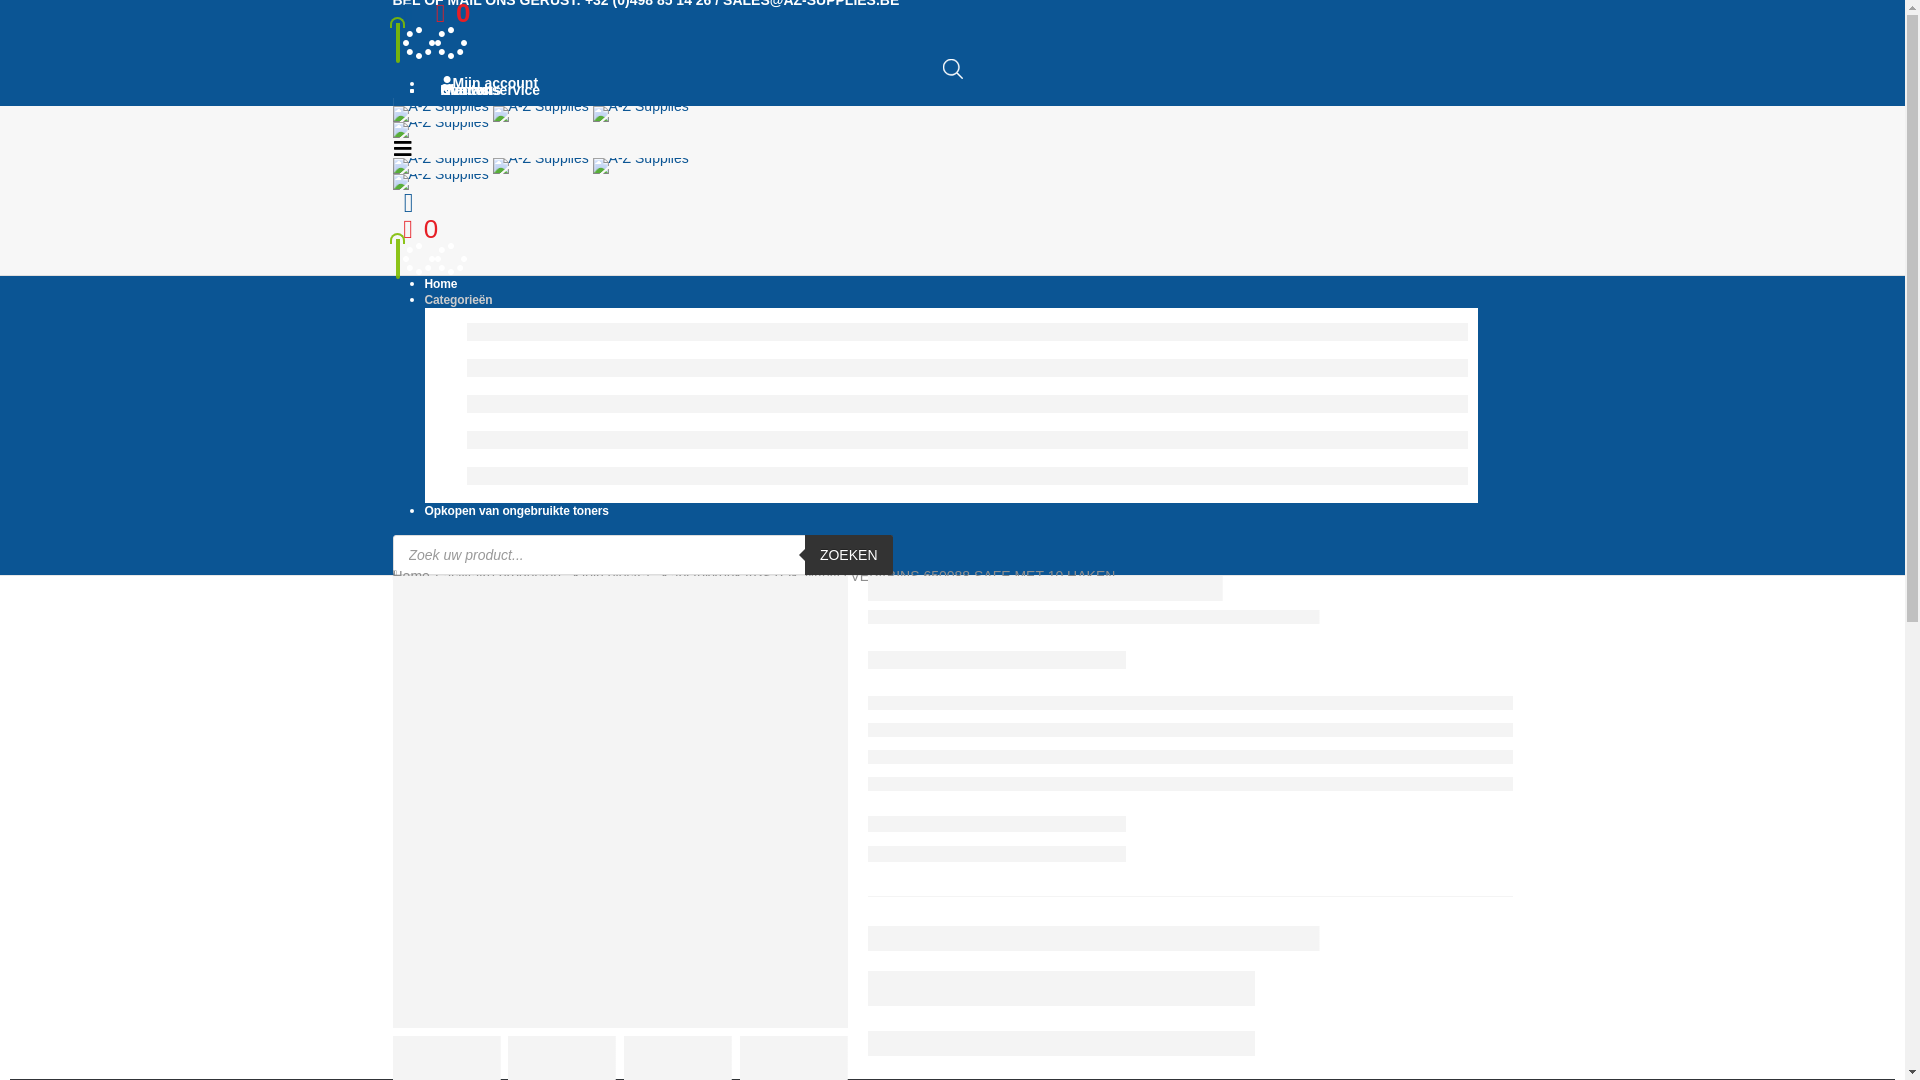 This screenshot has width=1920, height=1080. What do you see at coordinates (610, 575) in the screenshot?
I see `'Klein electra'` at bounding box center [610, 575].